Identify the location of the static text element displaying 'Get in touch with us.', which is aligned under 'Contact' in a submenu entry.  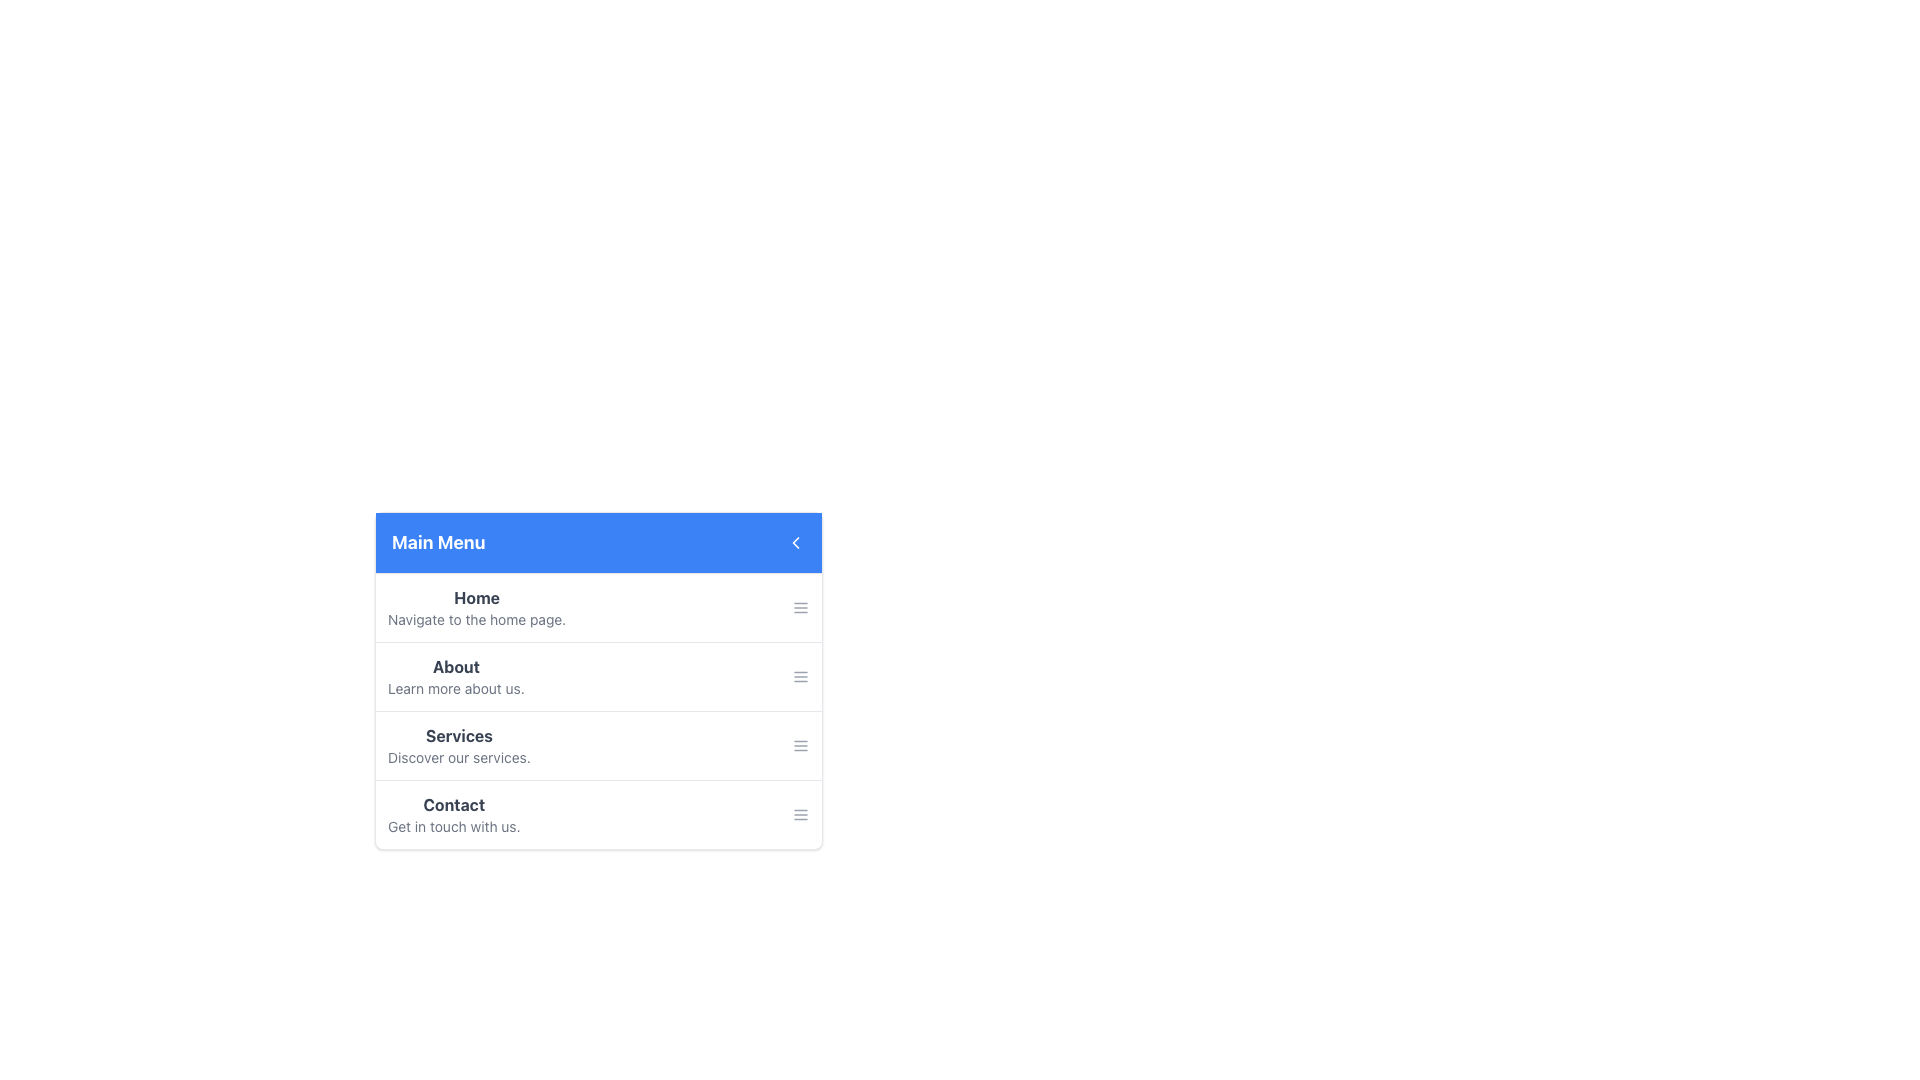
(453, 826).